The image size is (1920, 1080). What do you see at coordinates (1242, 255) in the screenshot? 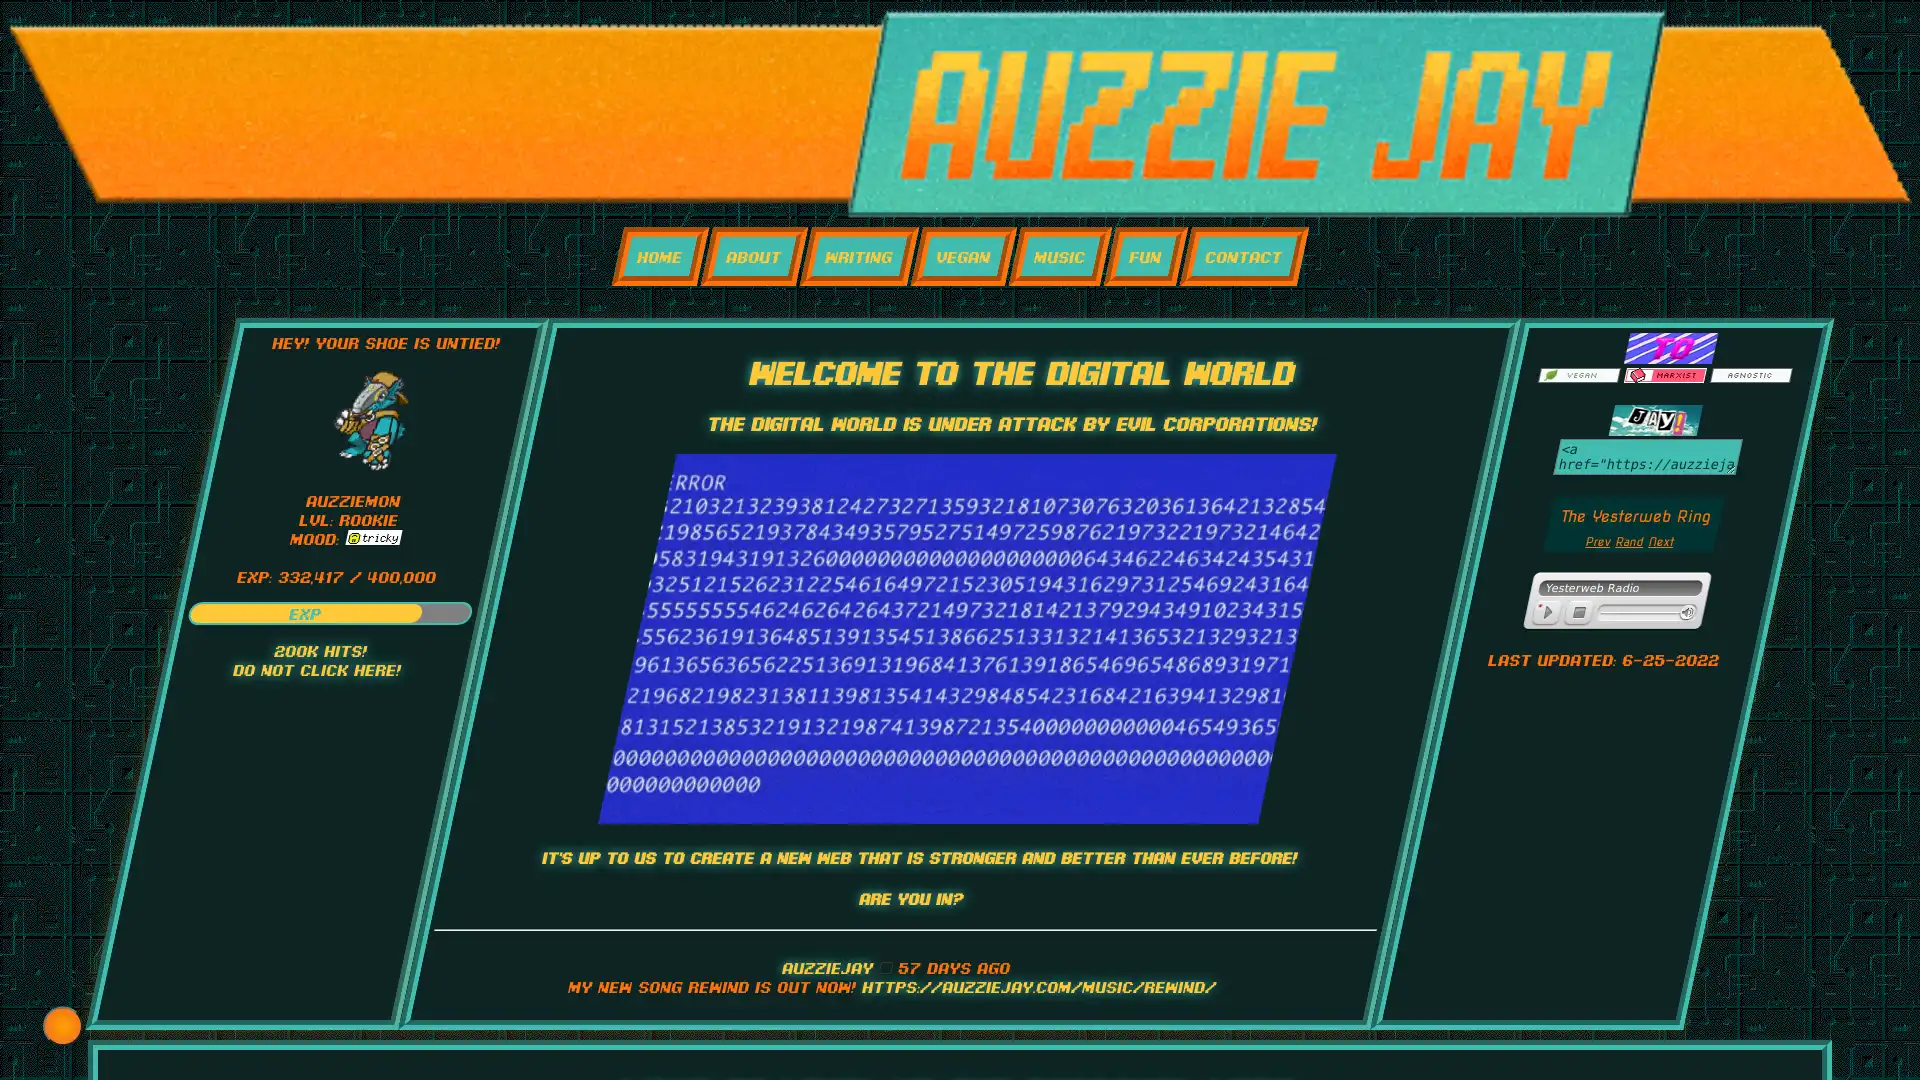
I see `CONTACT` at bounding box center [1242, 255].